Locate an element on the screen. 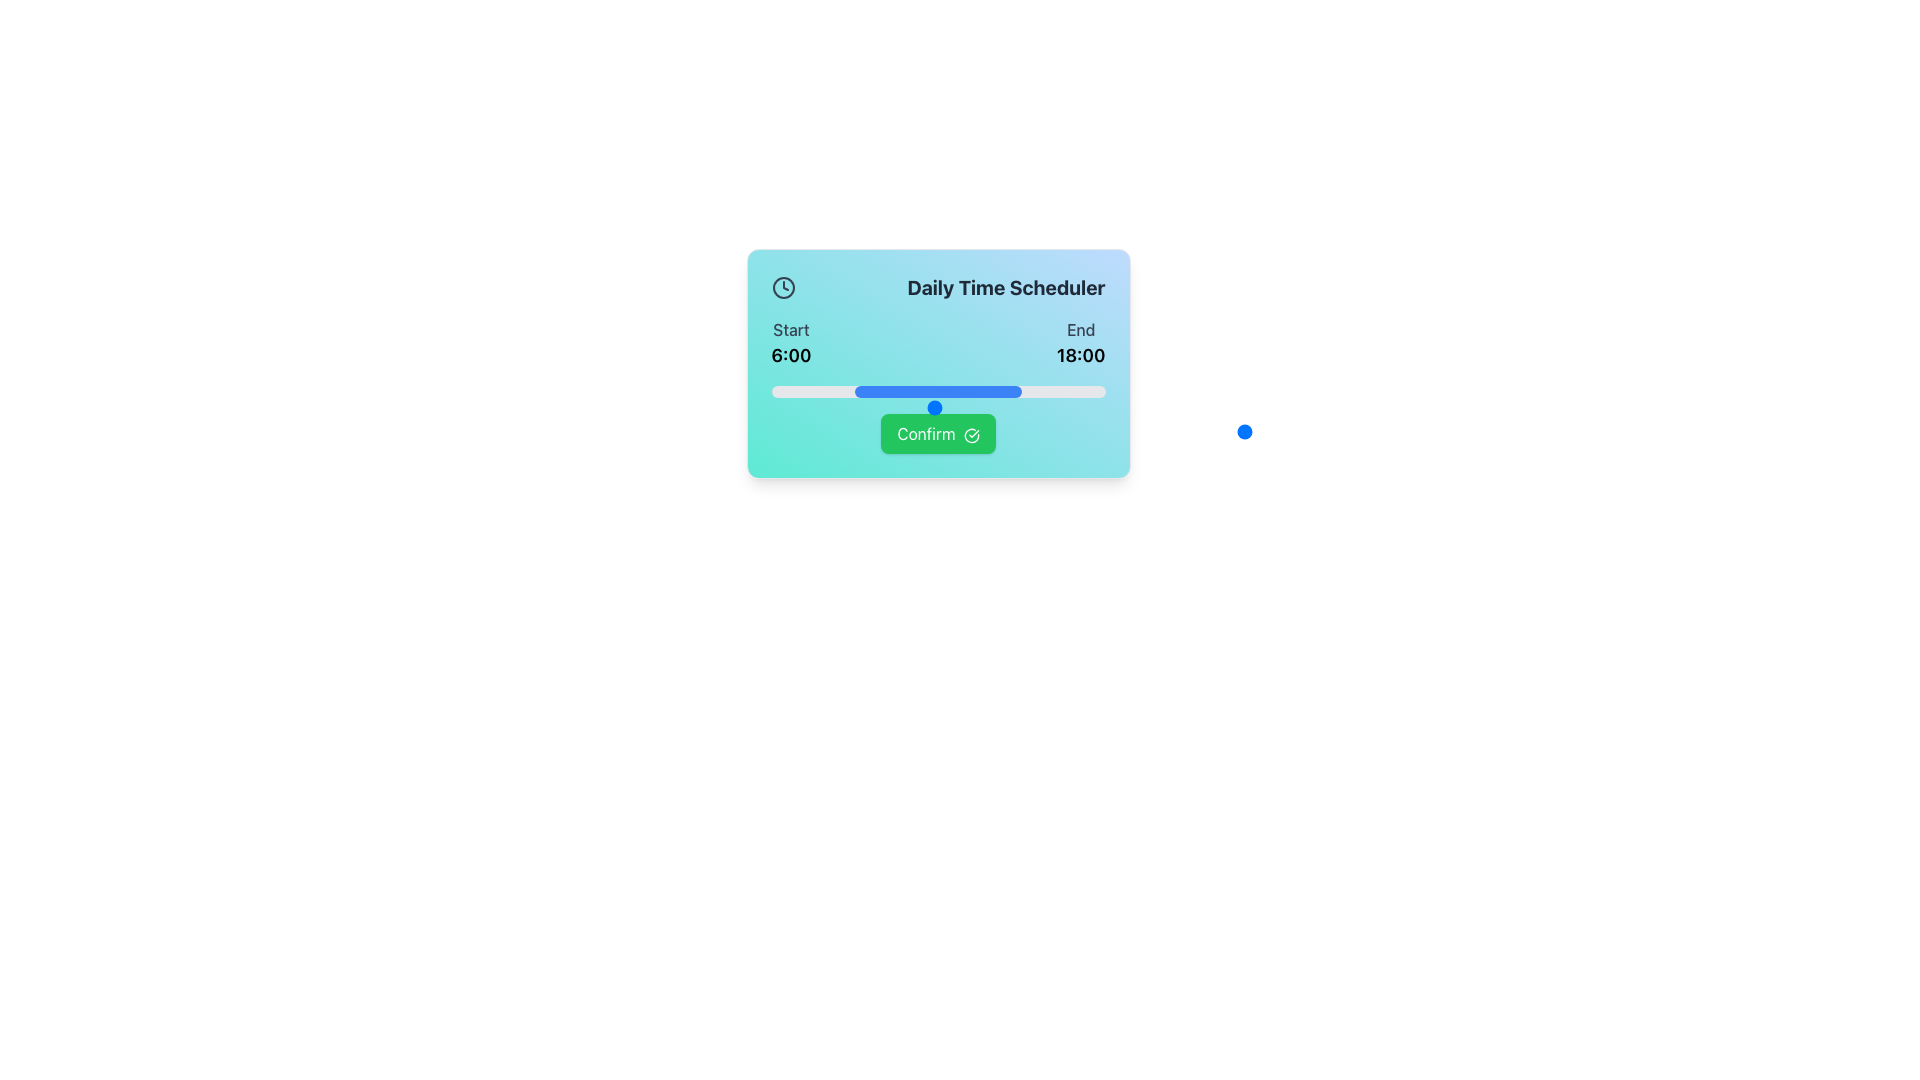 Image resolution: width=1920 pixels, height=1080 pixels. the horizontal progress bar with a rounded rectangular design located in the 'Daily Time Scheduler' card, which has a light gray background and a blue filled section from 25% to 75% is located at coordinates (937, 392).